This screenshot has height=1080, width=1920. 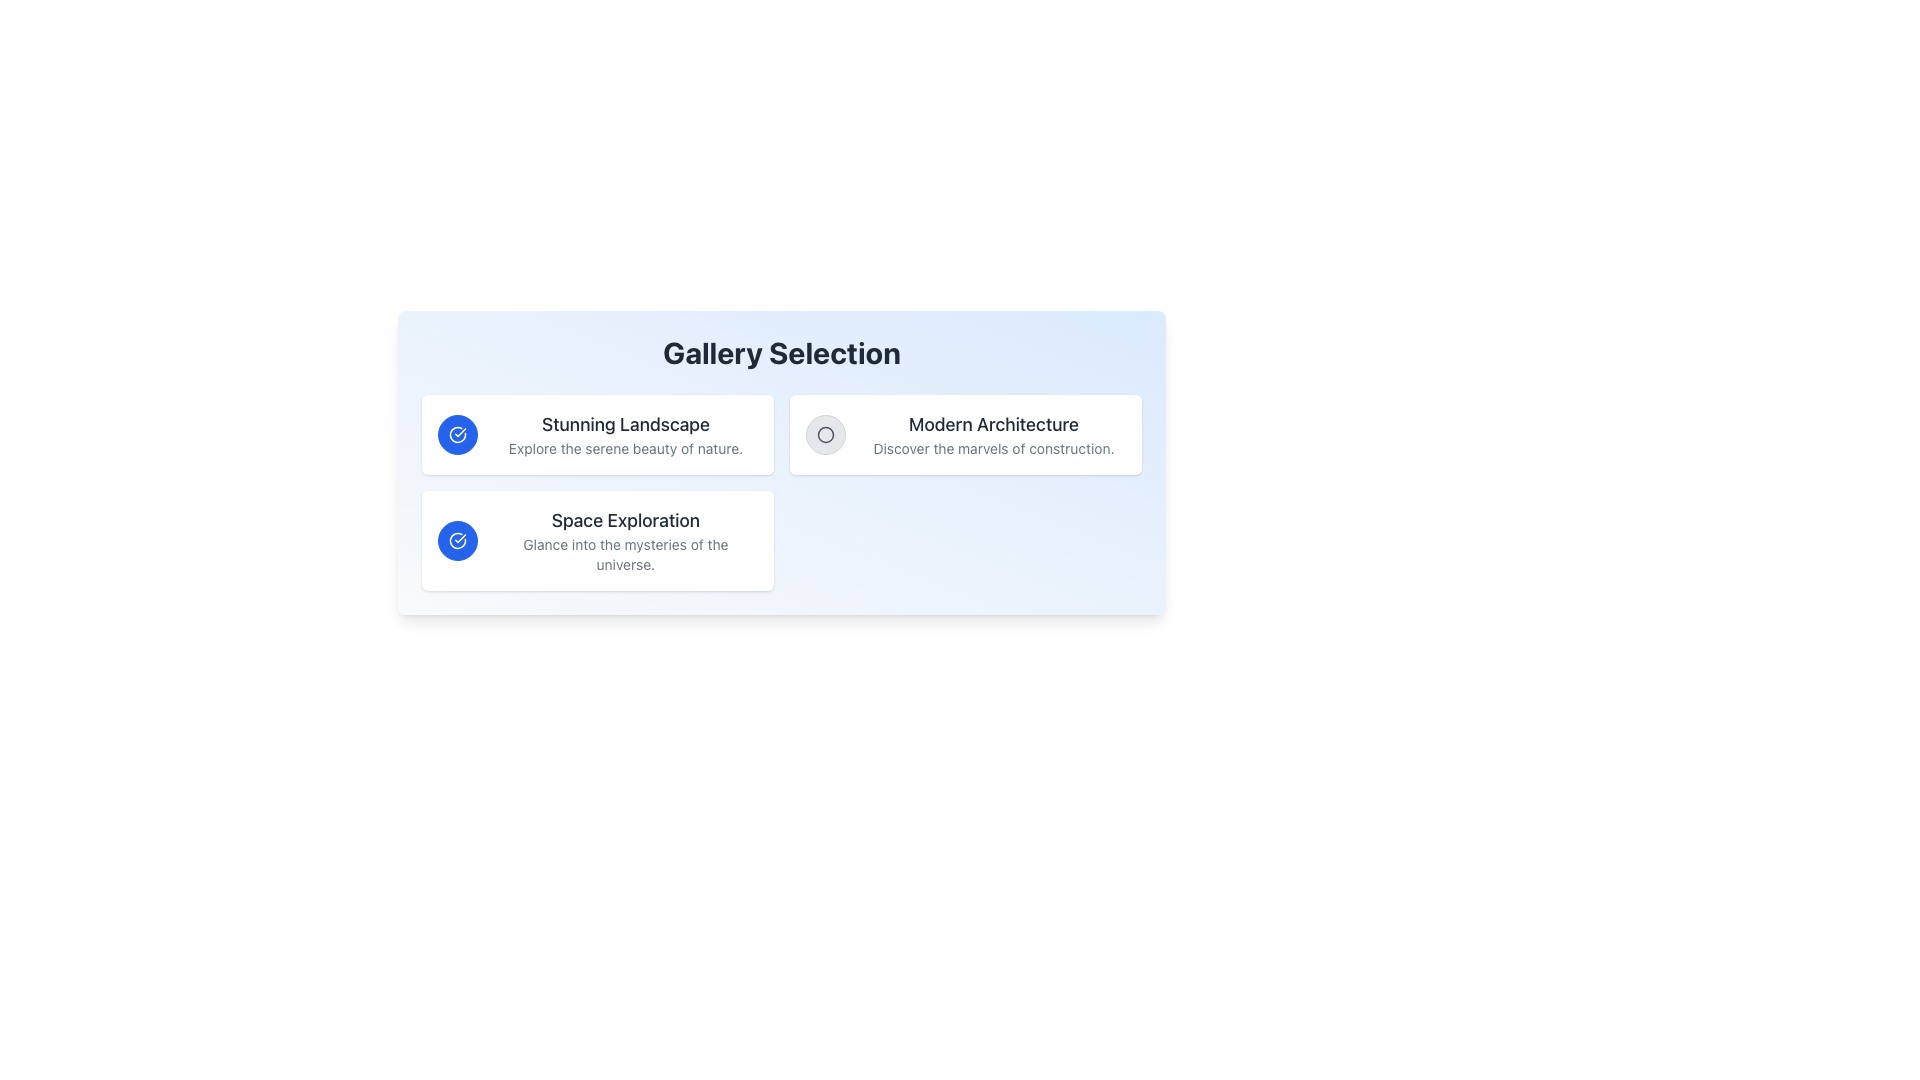 What do you see at coordinates (993, 447) in the screenshot?
I see `the text label reading 'Discover the marvels of construction.' located below the title 'Modern Architecture' in the top-right card` at bounding box center [993, 447].